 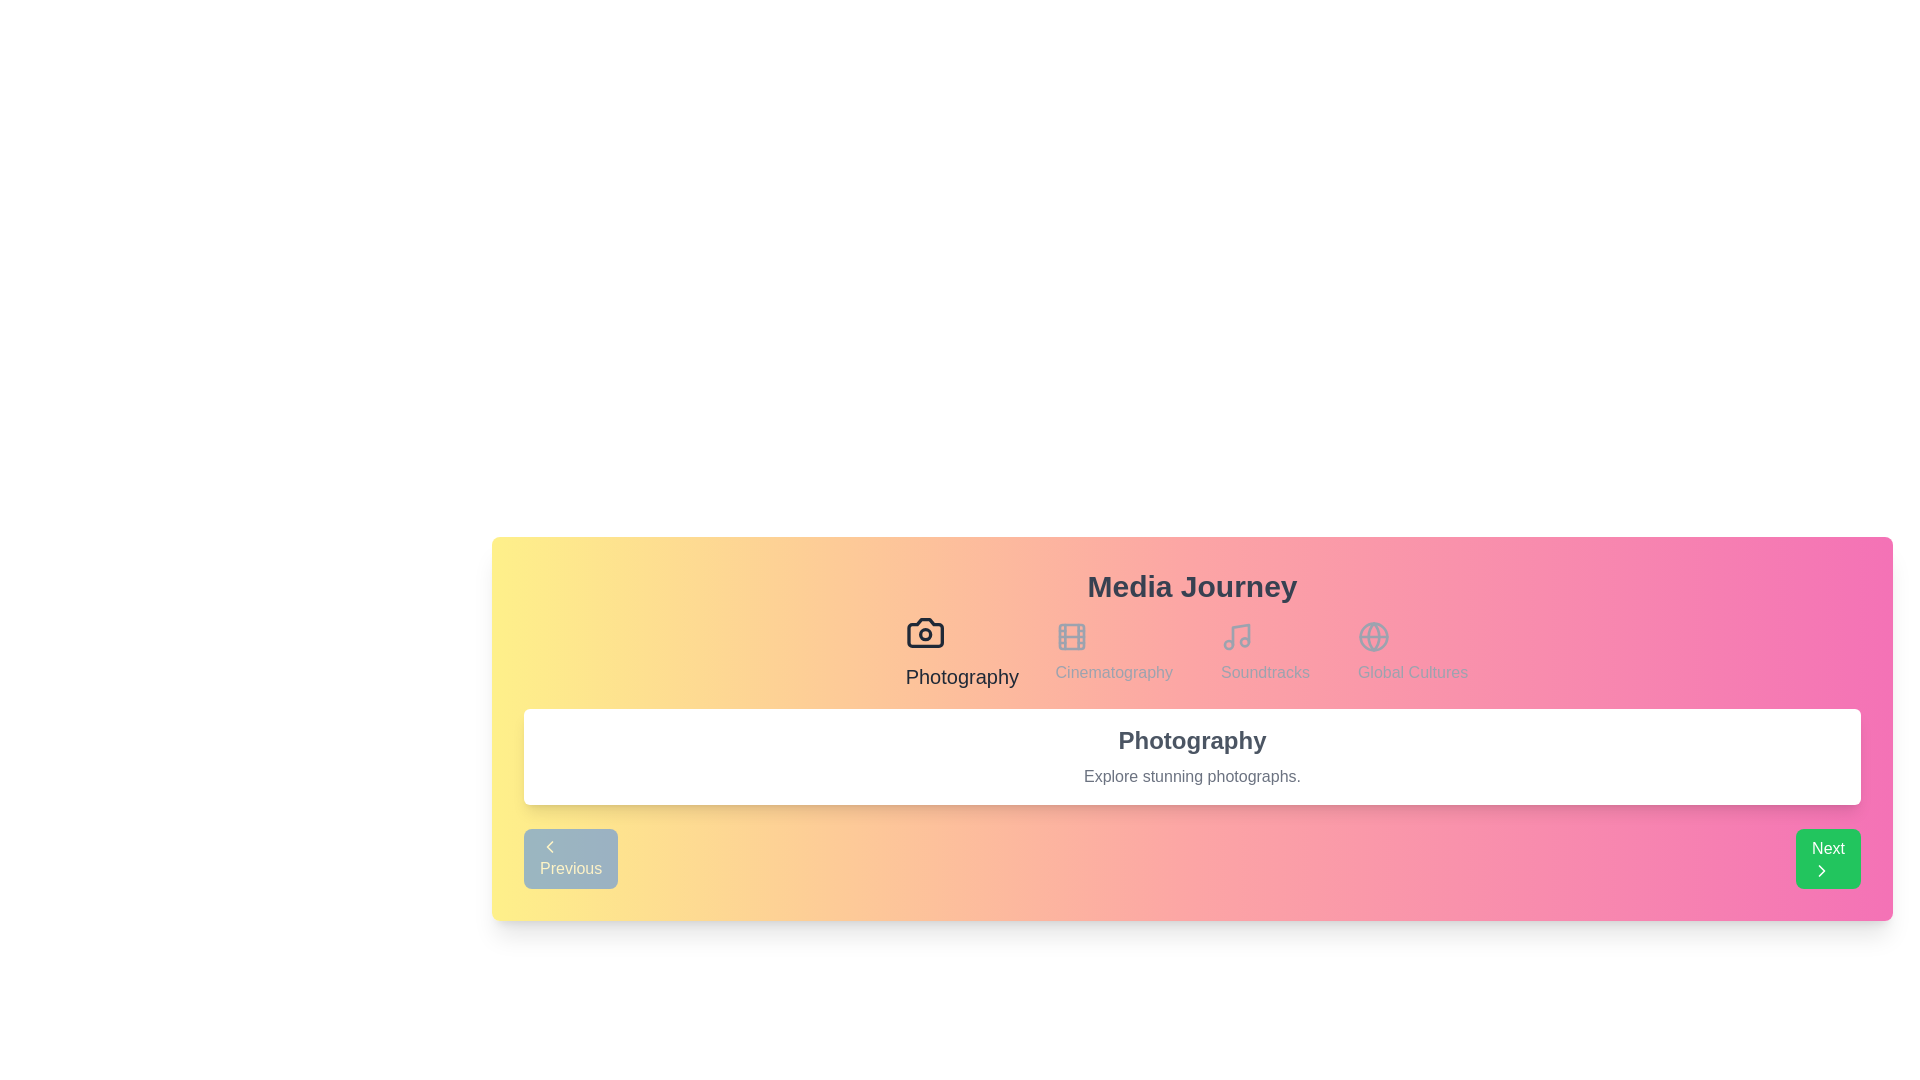 I want to click on 'Next' button to navigate to the next stage, so click(x=1828, y=858).